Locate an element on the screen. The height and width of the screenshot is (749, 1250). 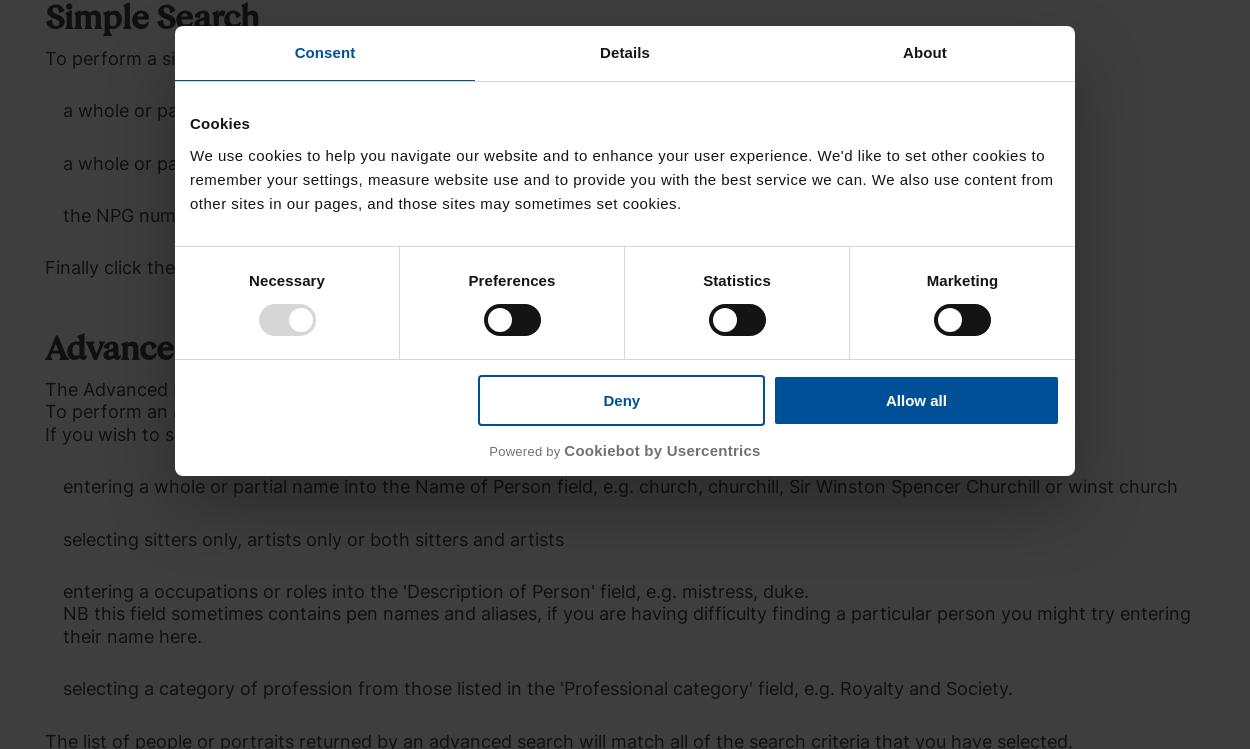
'Deny' is located at coordinates (602, 398).